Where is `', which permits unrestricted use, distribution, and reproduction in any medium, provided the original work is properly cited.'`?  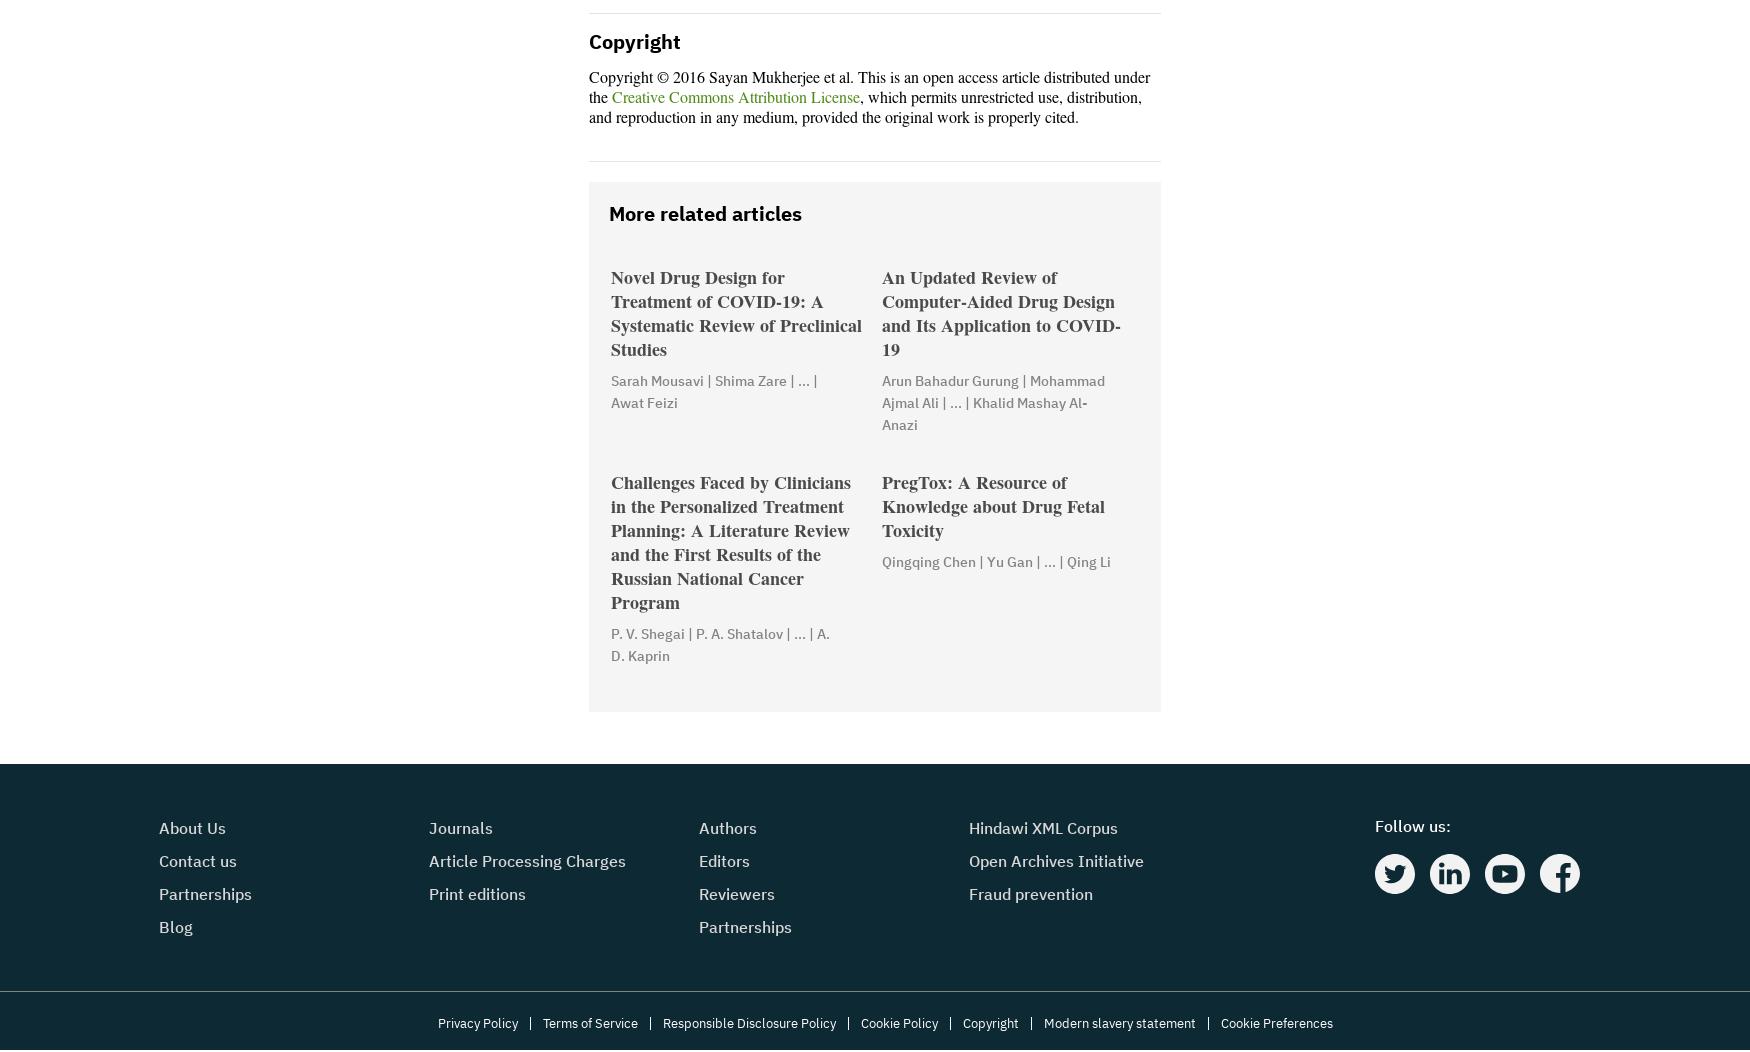 ', which permits unrestricted use, distribution, and reproduction in any medium, provided the original work is properly cited.' is located at coordinates (865, 110).